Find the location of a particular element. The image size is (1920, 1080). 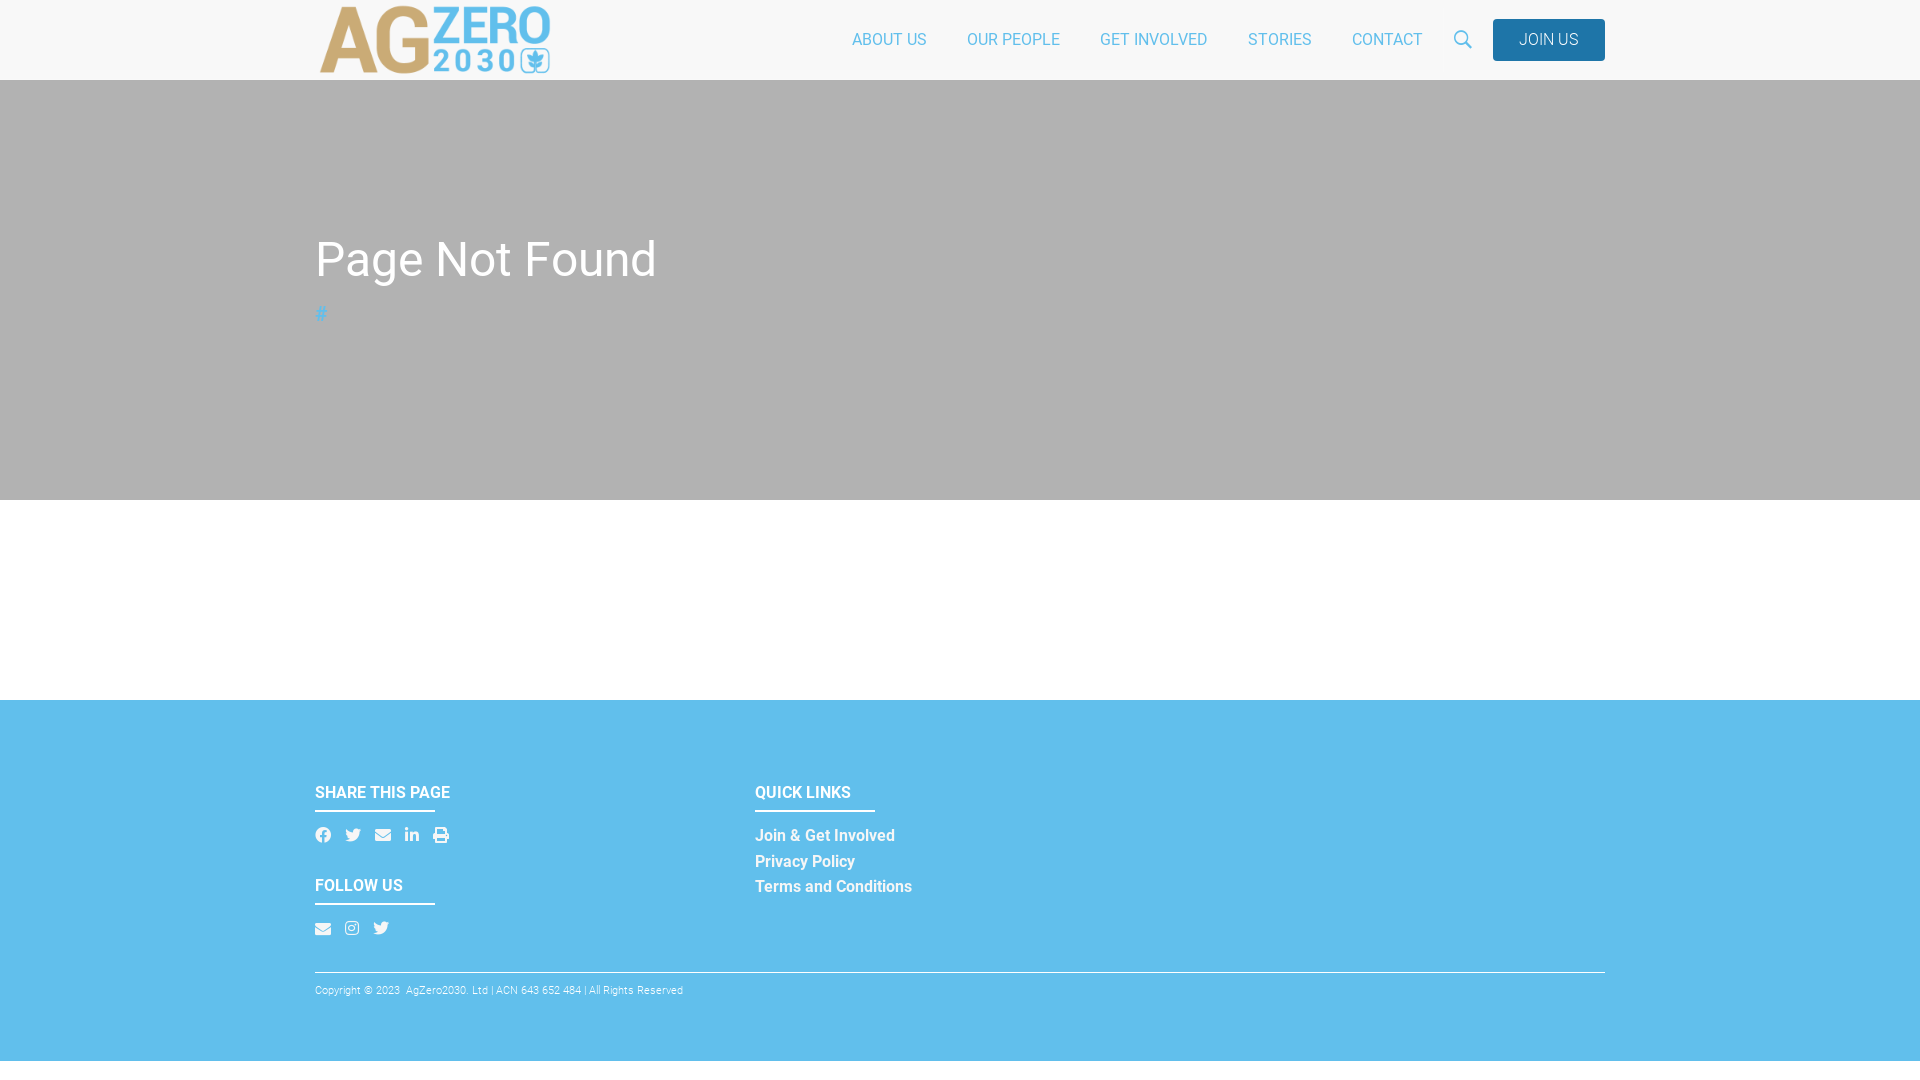

'Privacy Policy is located at coordinates (753, 873).